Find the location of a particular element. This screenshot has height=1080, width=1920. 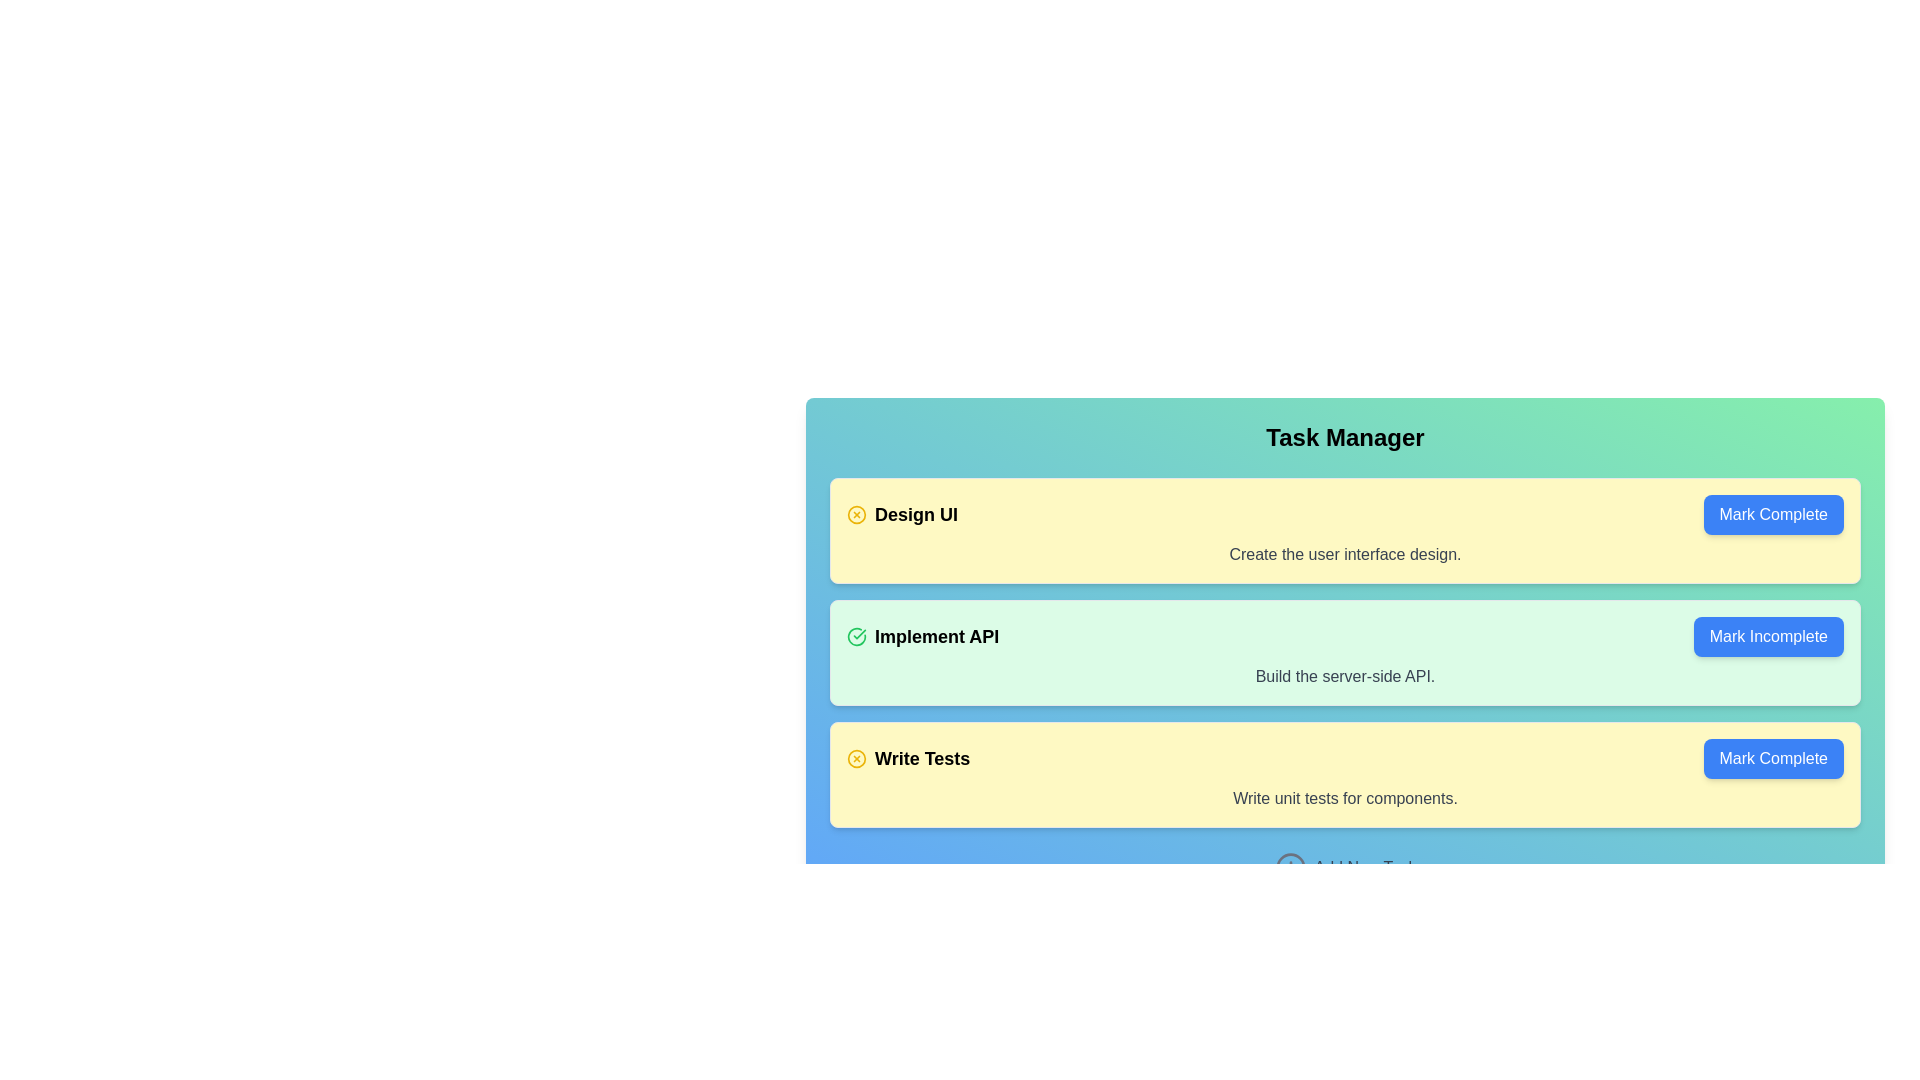

the Text label providing additional information about the 'Write Tests' task is located at coordinates (1345, 797).